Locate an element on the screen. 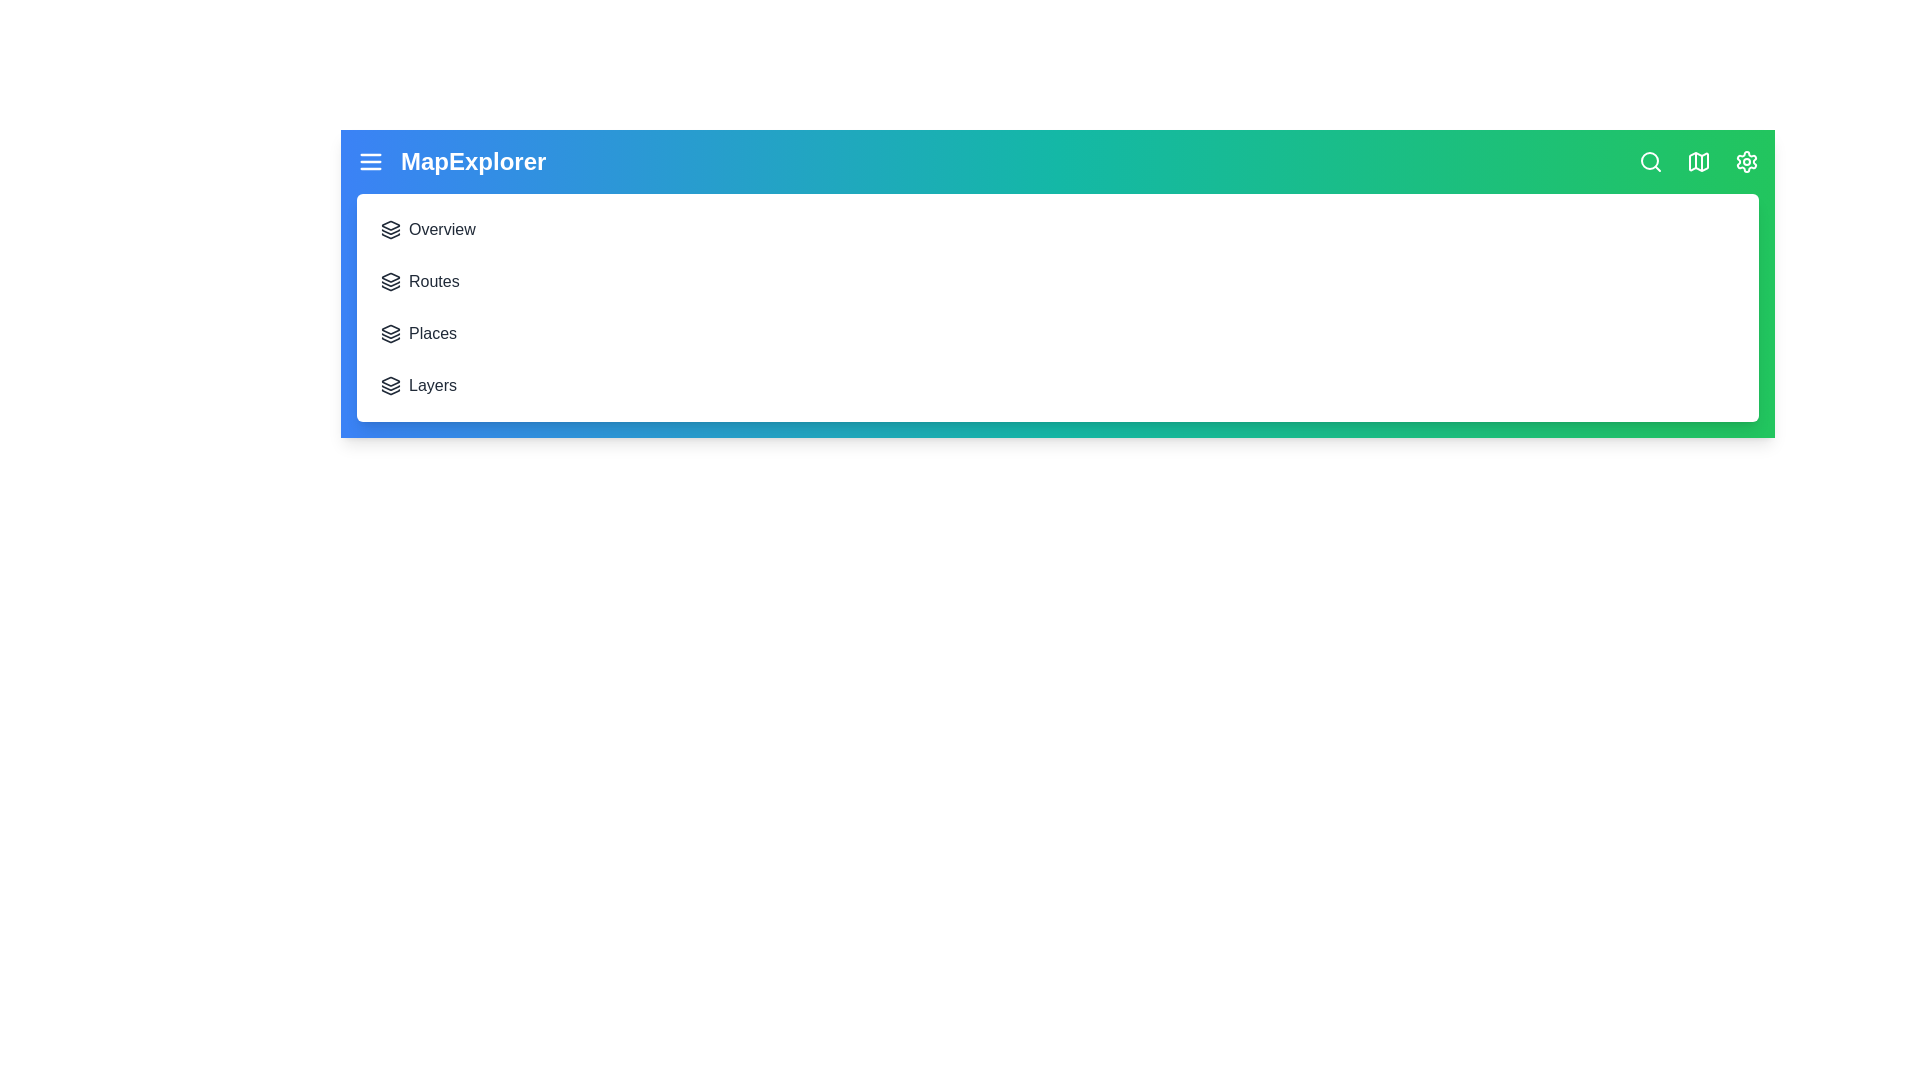 The height and width of the screenshot is (1080, 1920). the menu icon to toggle the menu visibility is located at coordinates (370, 161).